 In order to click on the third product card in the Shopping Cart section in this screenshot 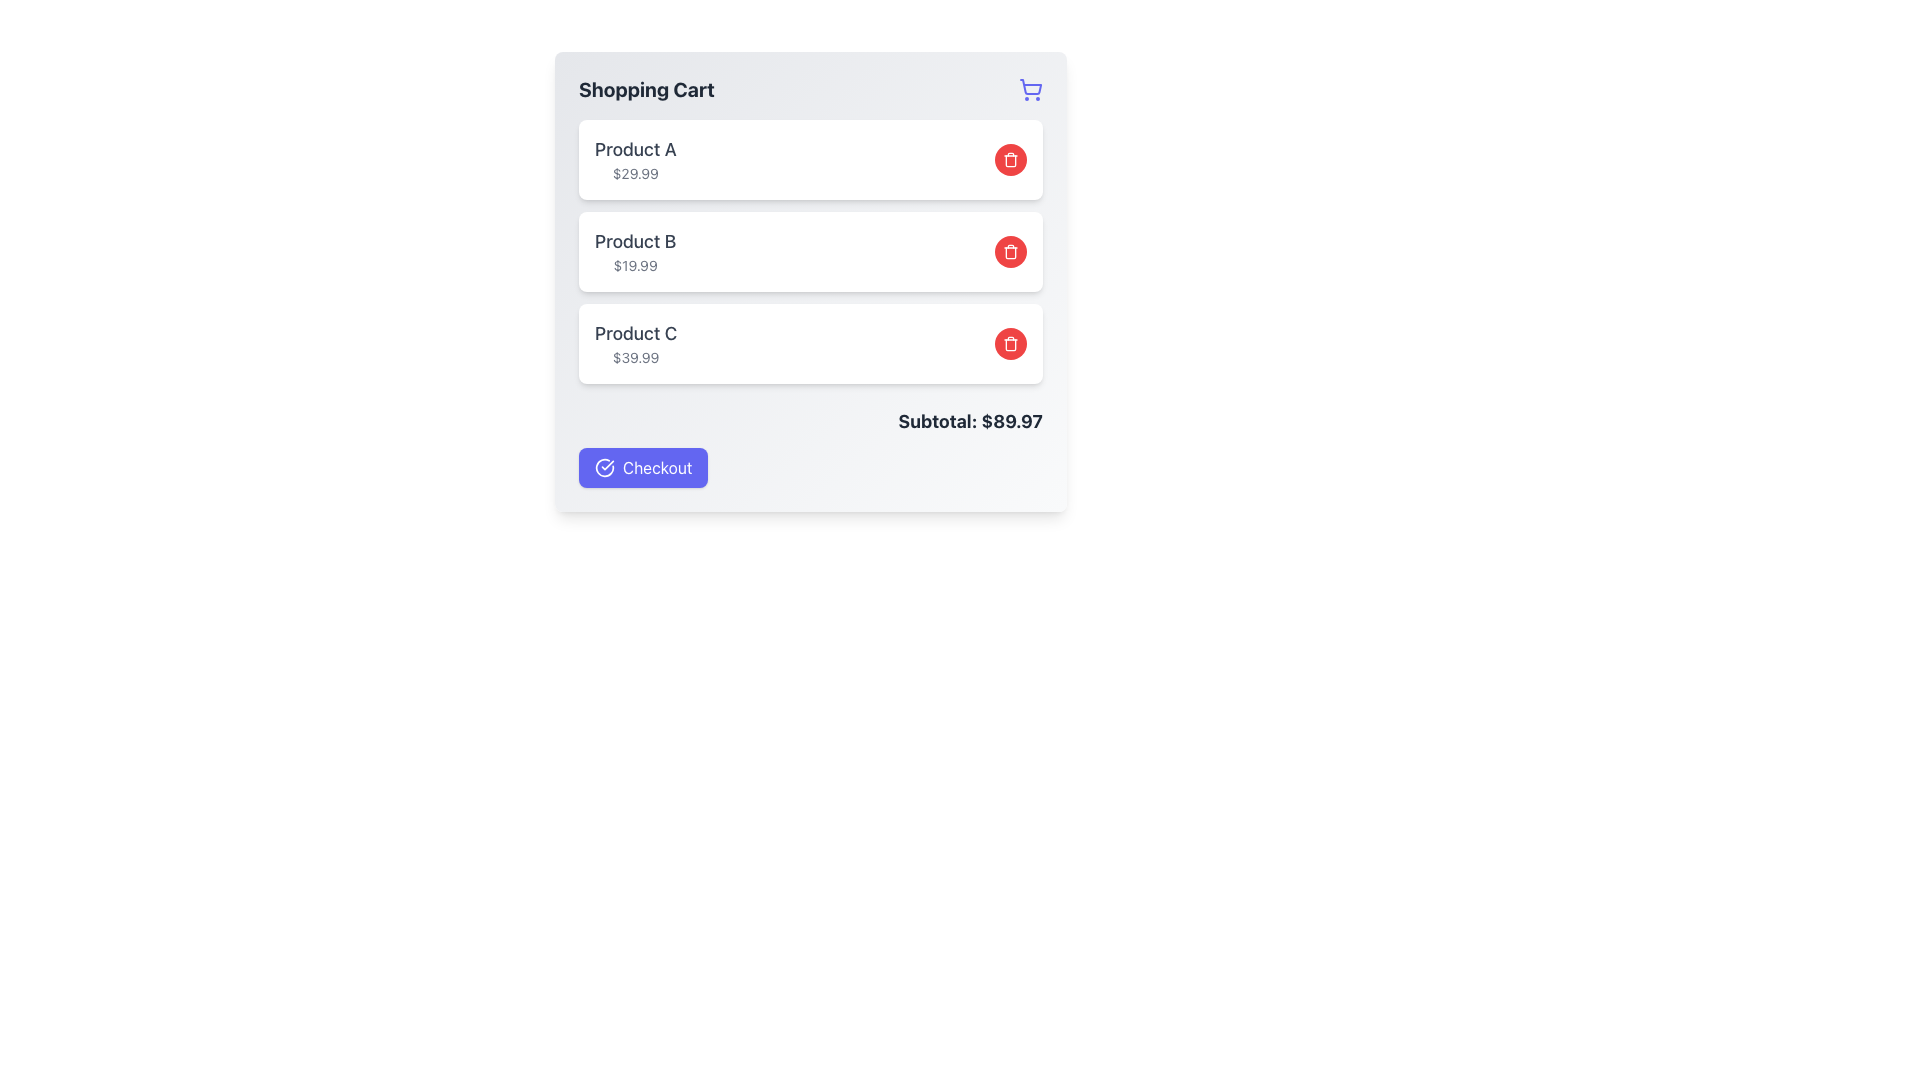, I will do `click(811, 342)`.